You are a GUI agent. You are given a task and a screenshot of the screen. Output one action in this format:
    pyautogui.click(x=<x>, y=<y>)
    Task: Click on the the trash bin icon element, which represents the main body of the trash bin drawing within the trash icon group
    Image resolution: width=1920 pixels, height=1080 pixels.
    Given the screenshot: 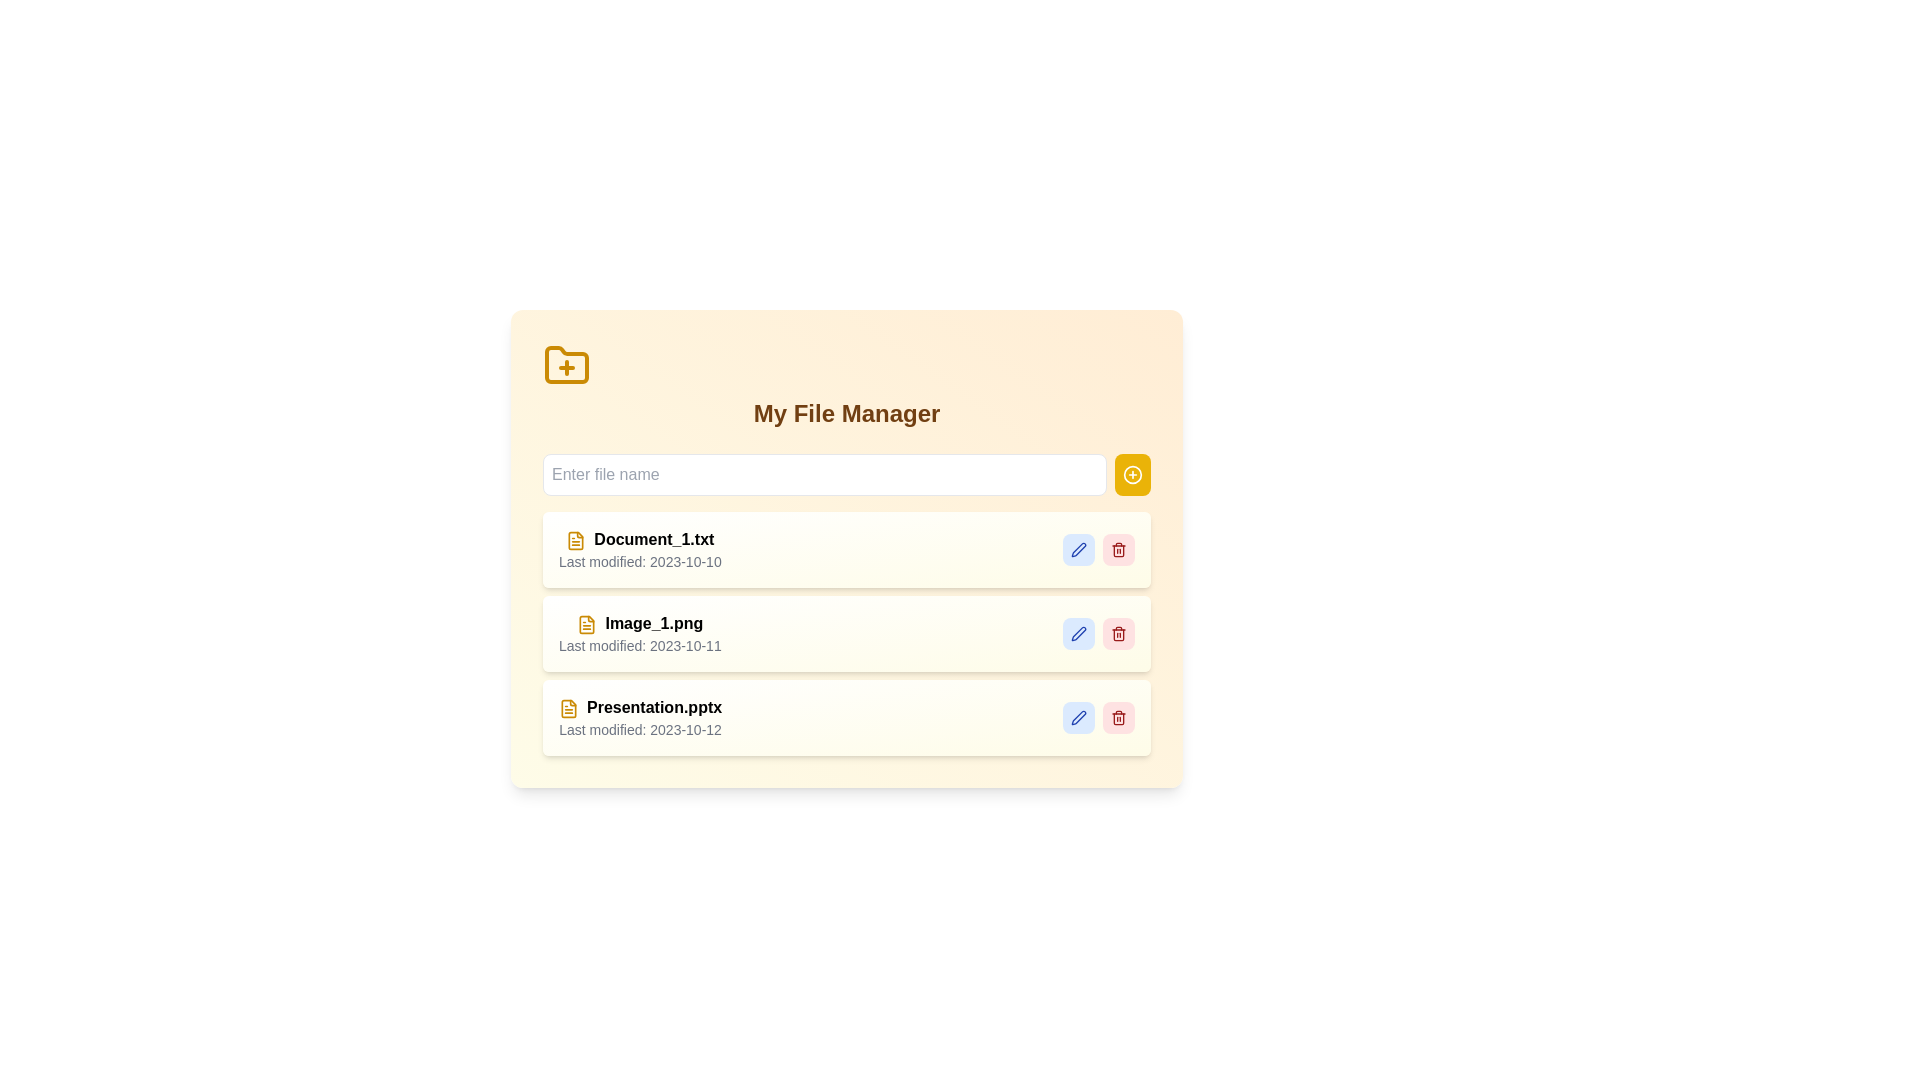 What is the action you would take?
    pyautogui.click(x=1117, y=717)
    